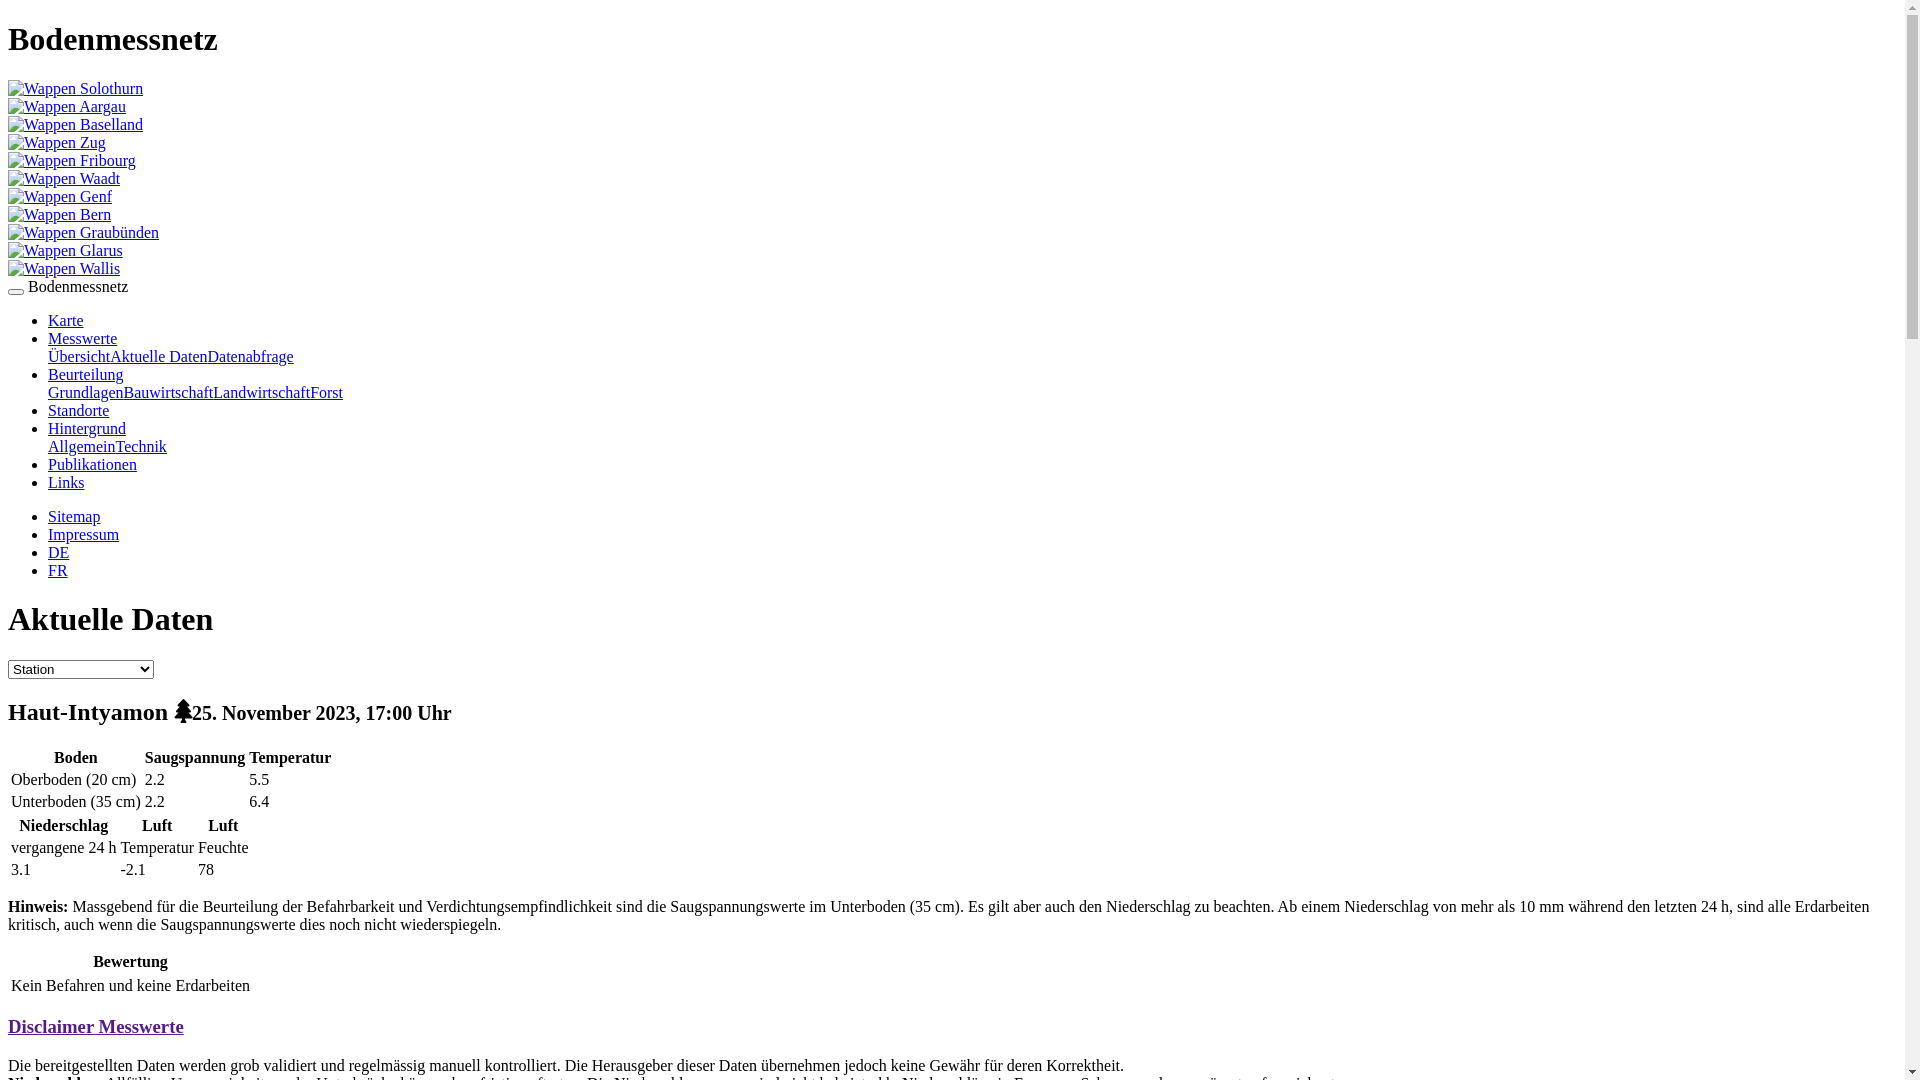  What do you see at coordinates (57, 570) in the screenshot?
I see `'FR'` at bounding box center [57, 570].